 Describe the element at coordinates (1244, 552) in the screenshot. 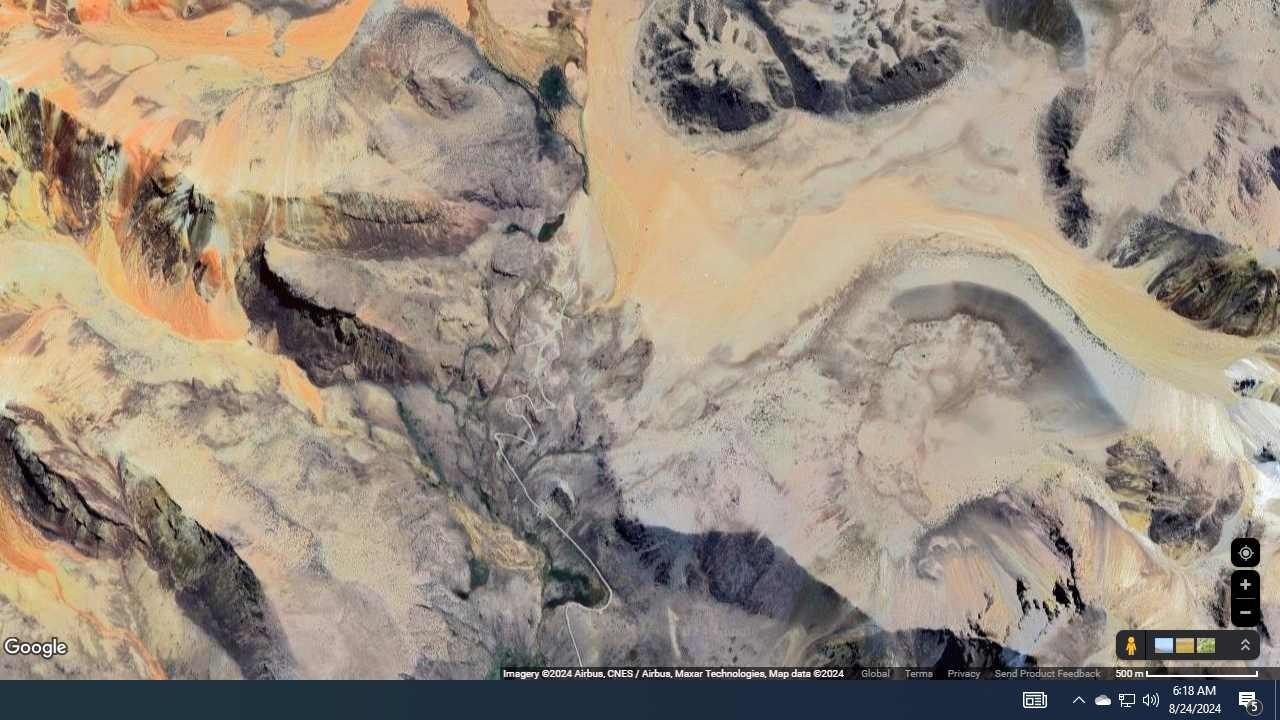

I see `'Show Your Location'` at that location.